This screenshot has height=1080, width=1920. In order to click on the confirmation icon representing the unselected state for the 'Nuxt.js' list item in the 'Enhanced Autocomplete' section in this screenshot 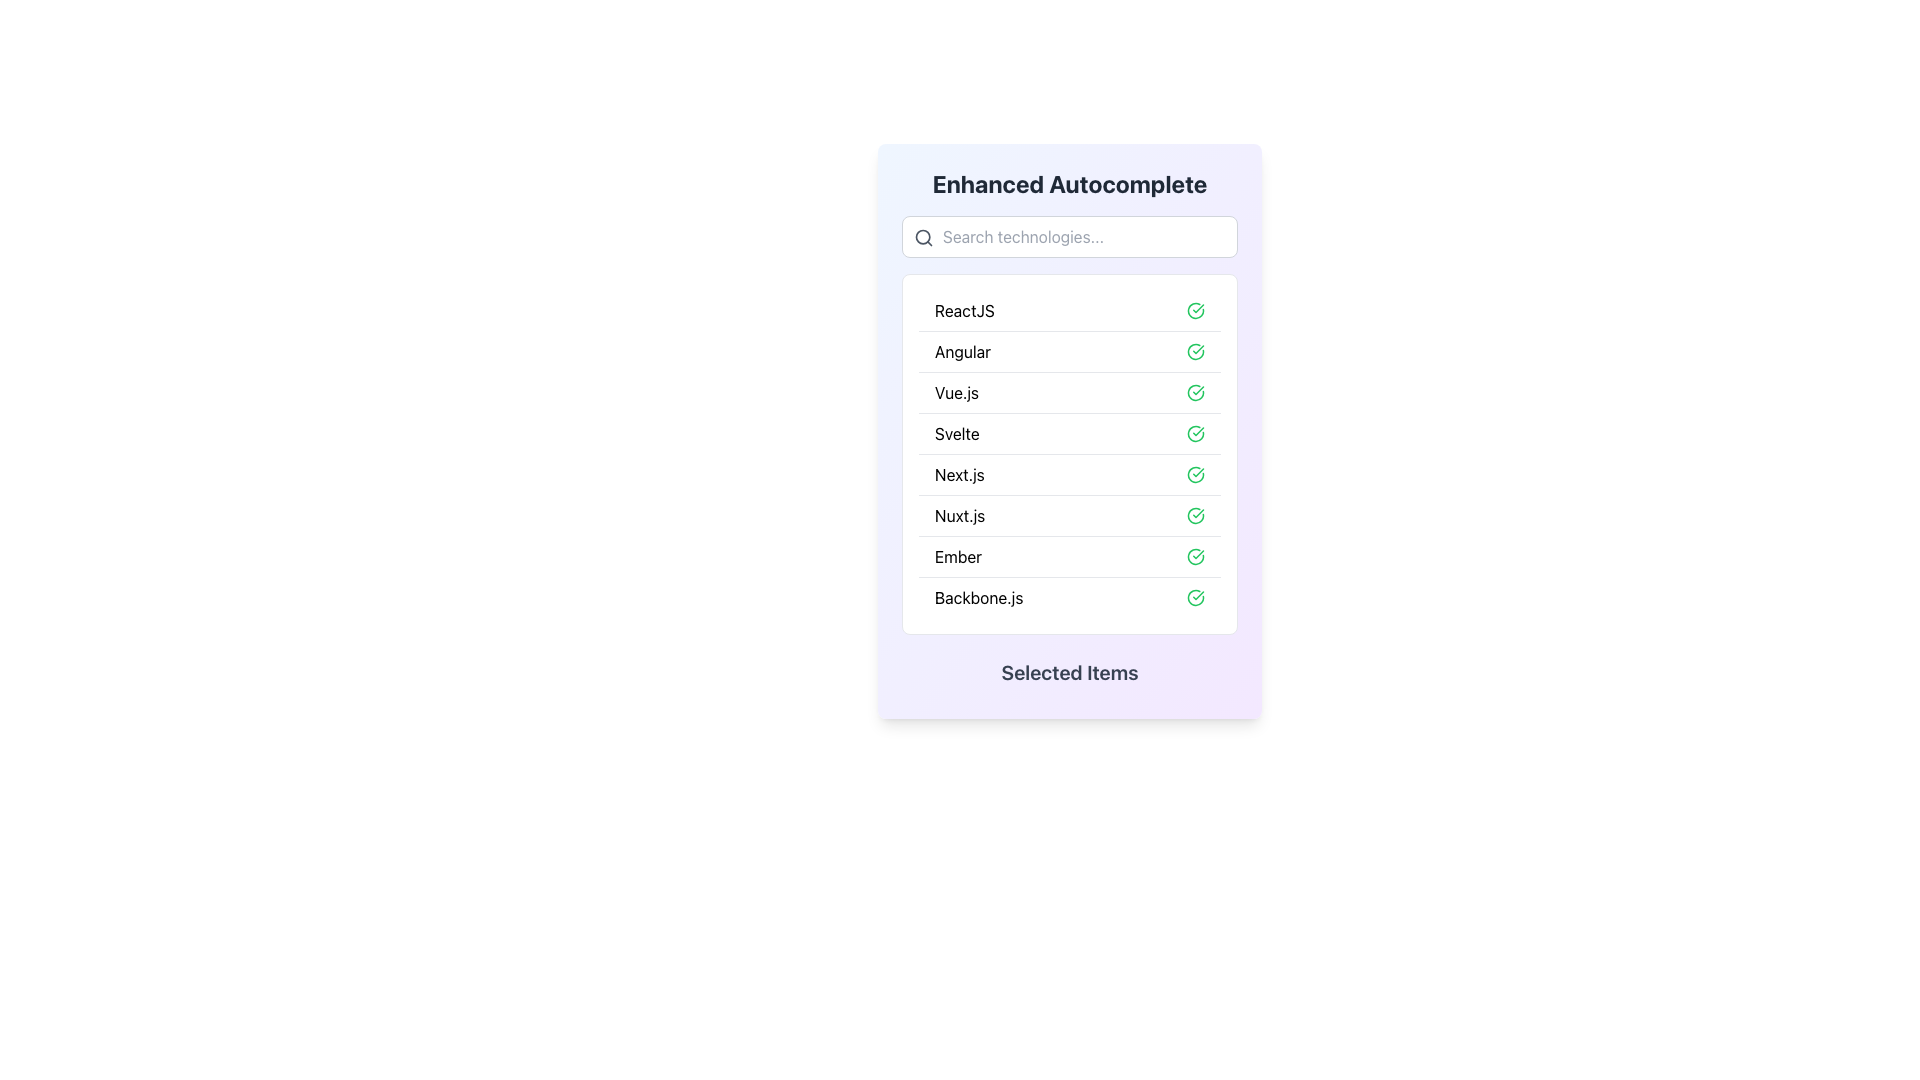, I will do `click(1195, 515)`.